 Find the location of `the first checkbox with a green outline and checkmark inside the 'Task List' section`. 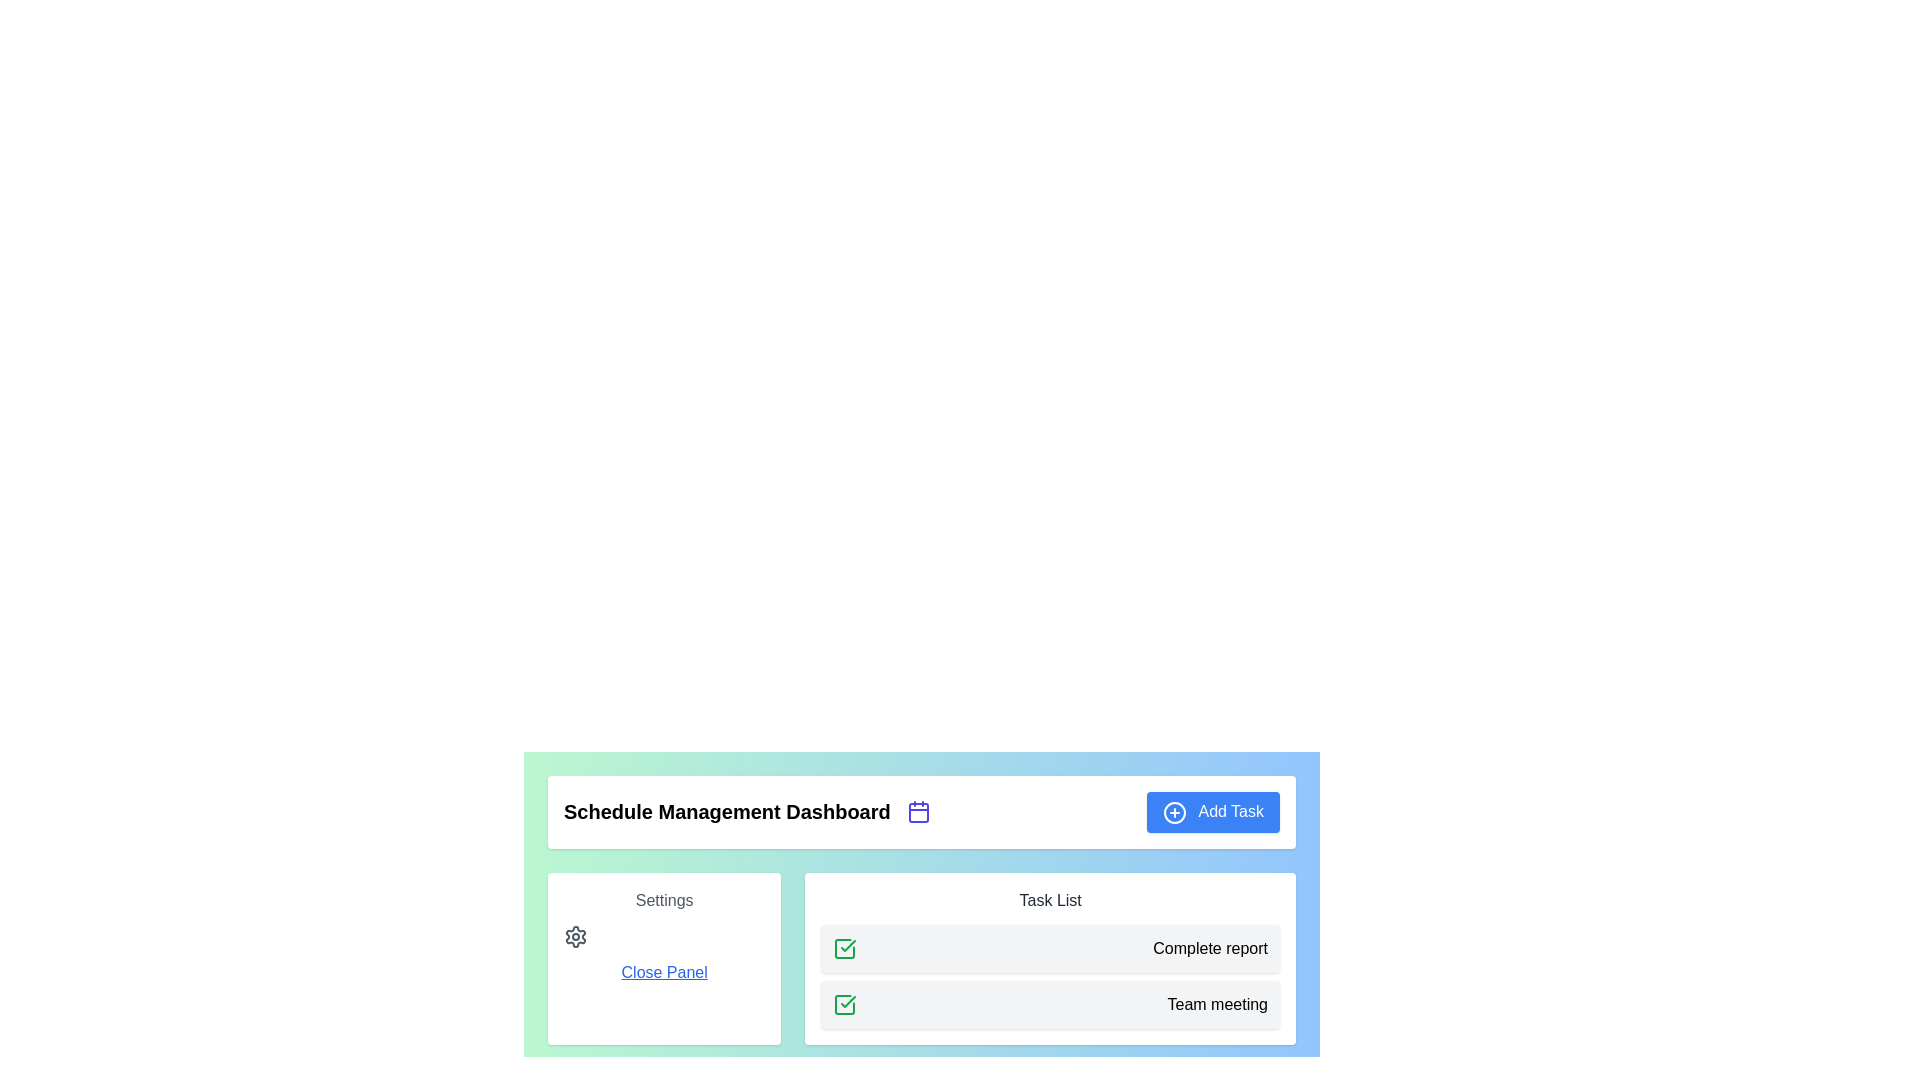

the first checkbox with a green outline and checkmark inside the 'Task List' section is located at coordinates (845, 947).